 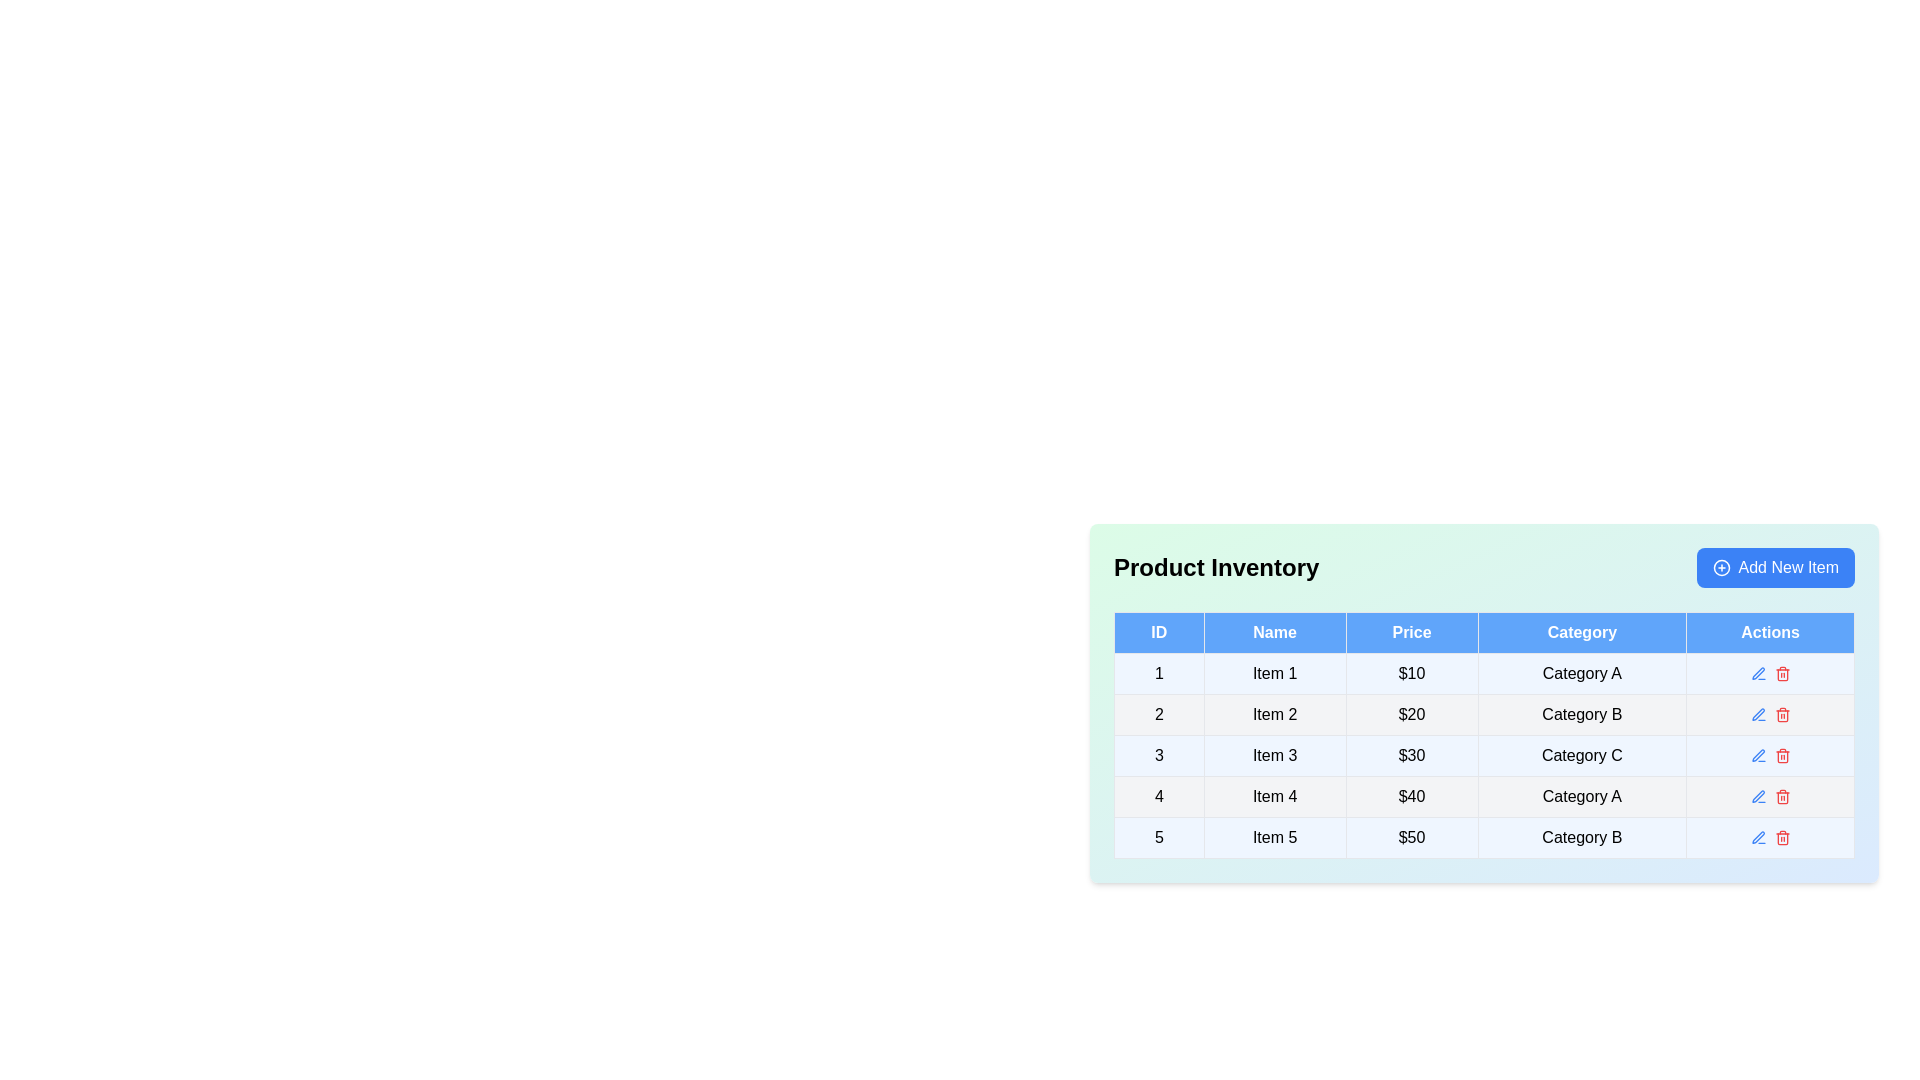 I want to click on text 'Category B' from the fourth cell in the second row of the data table under the 'Category' header, so click(x=1581, y=713).